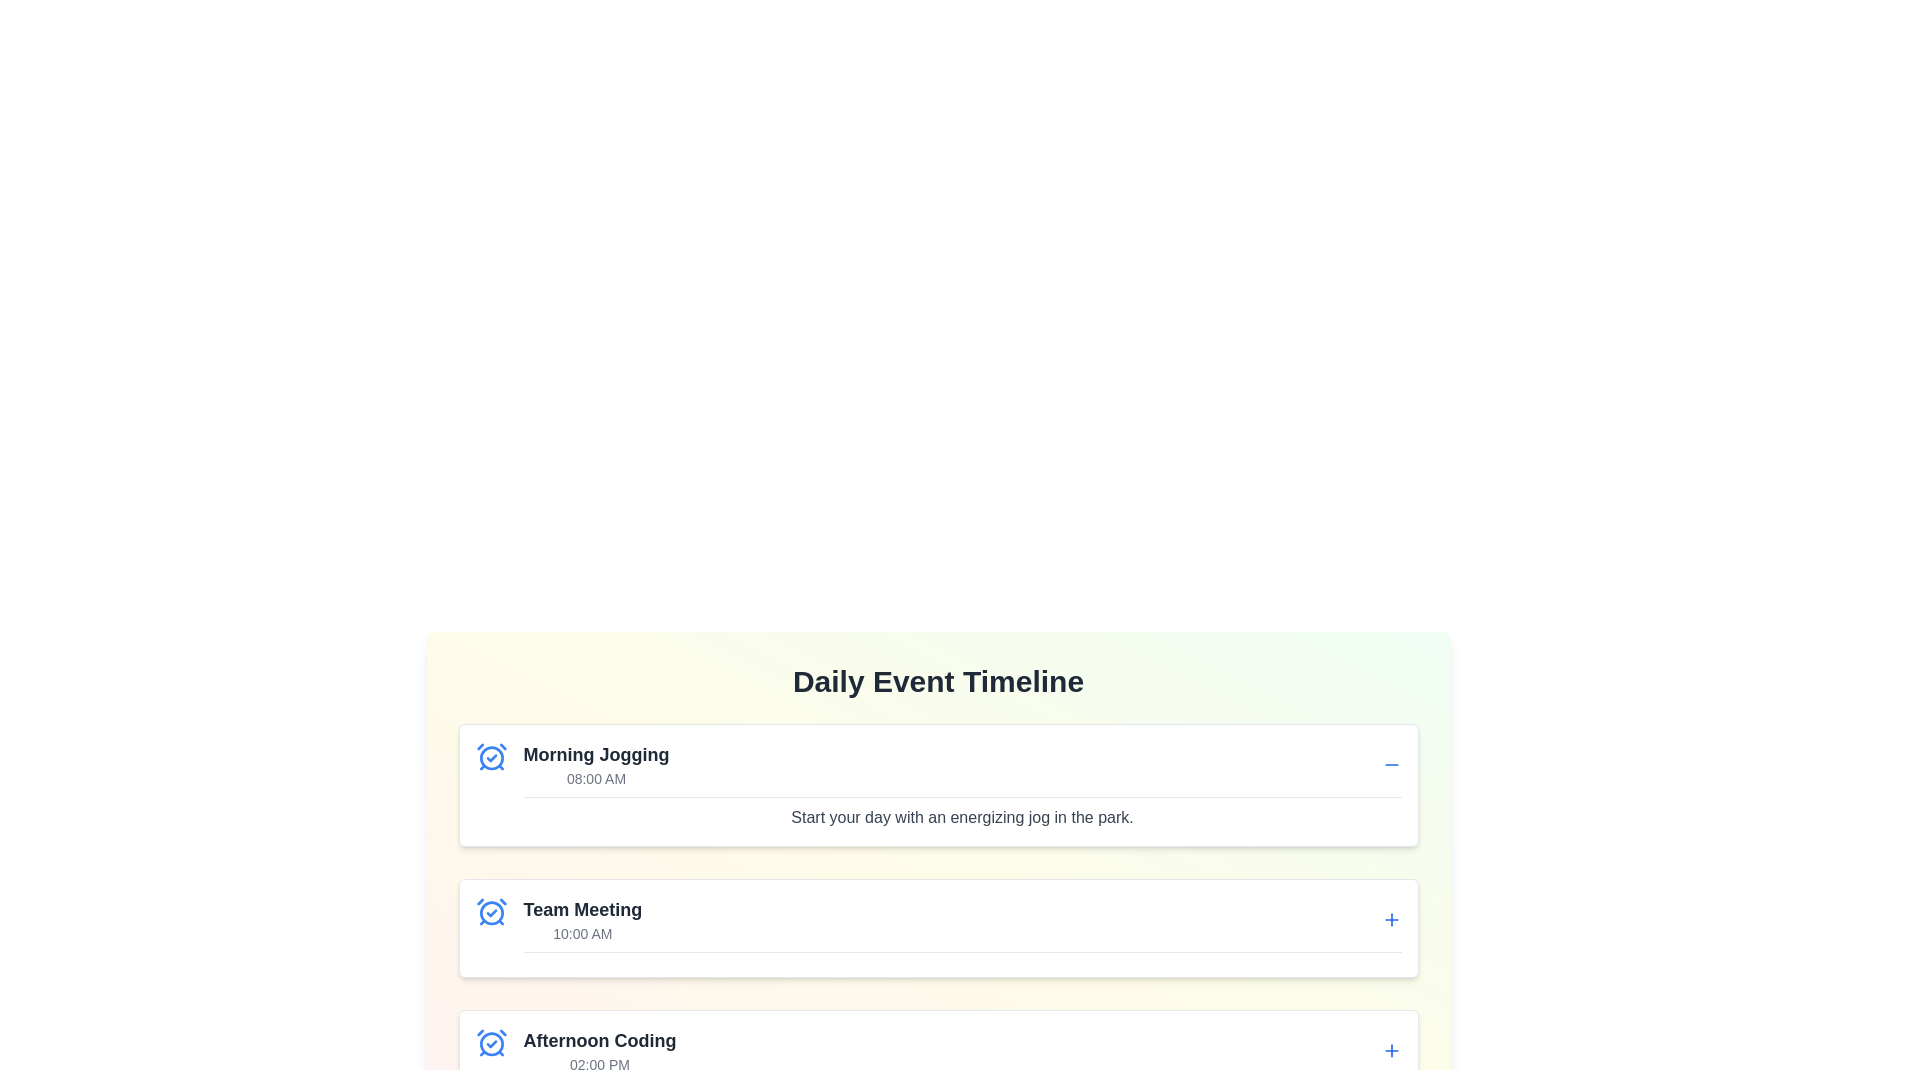 The width and height of the screenshot is (1920, 1080). I want to click on the central circular part of the clock icon located in the 'Team Meeting' section on the timeline interface, so click(491, 913).